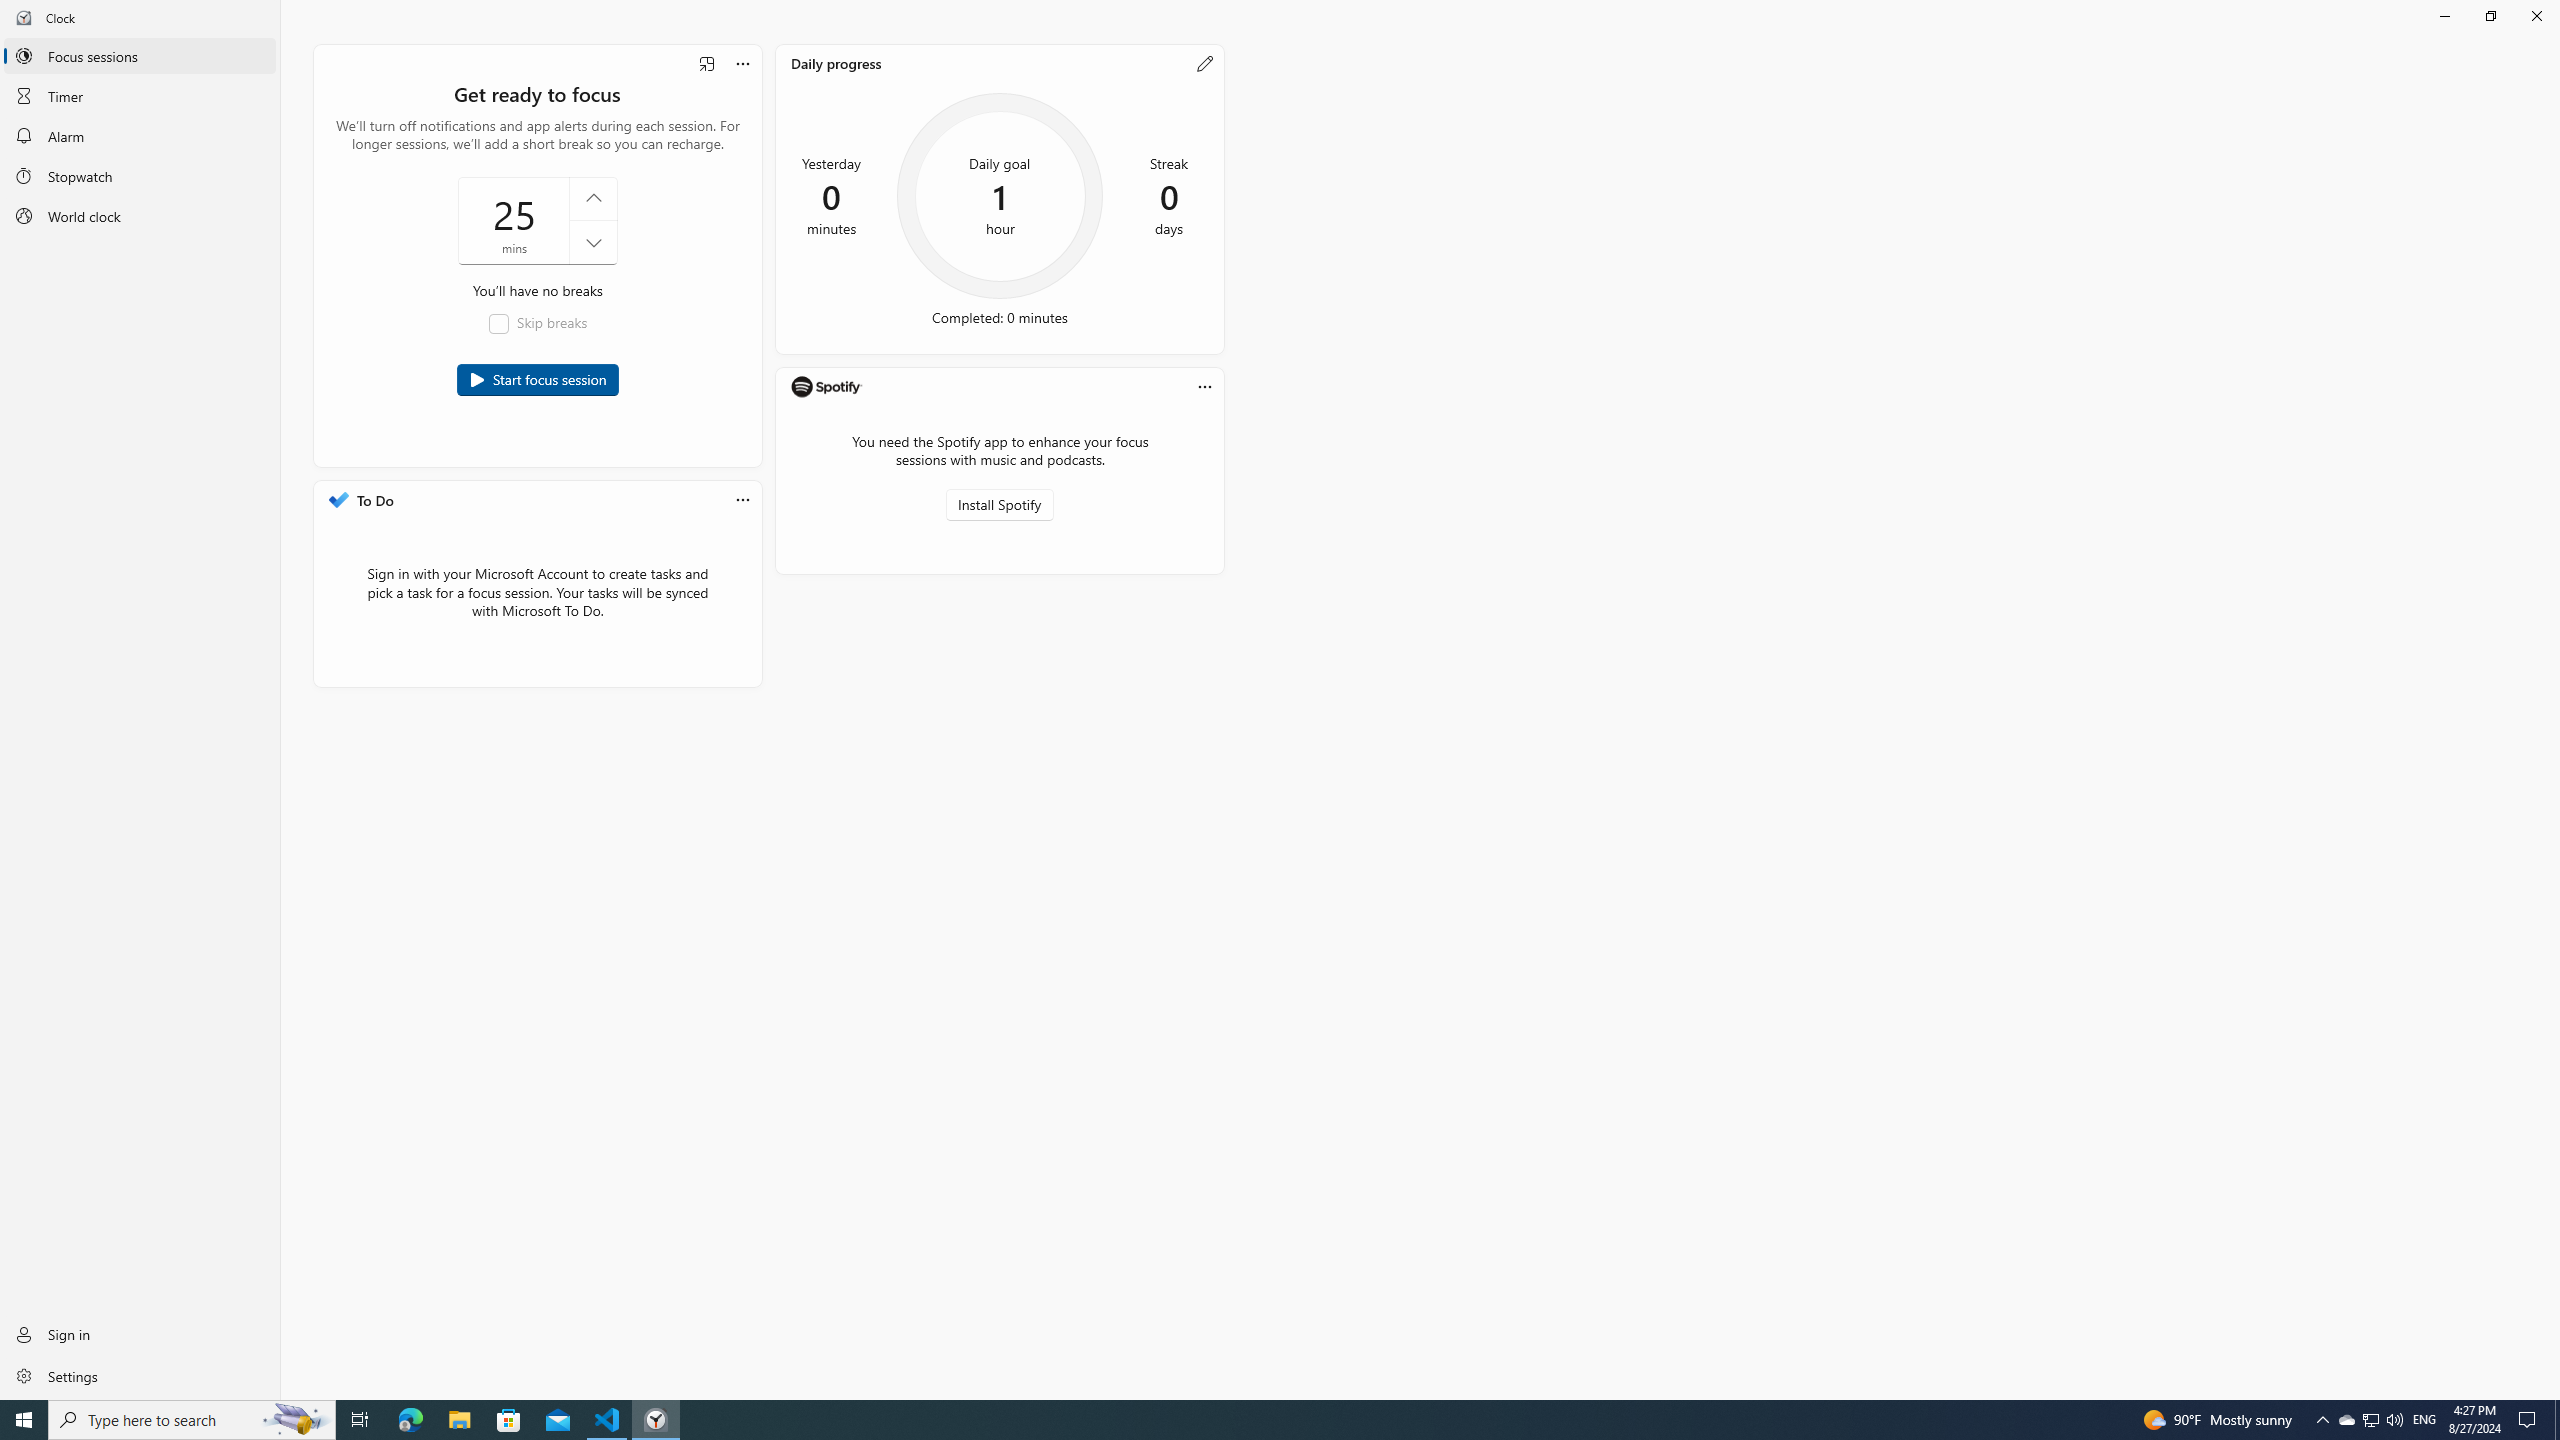  Describe the element at coordinates (139, 1374) in the screenshot. I see `'Settings'` at that location.